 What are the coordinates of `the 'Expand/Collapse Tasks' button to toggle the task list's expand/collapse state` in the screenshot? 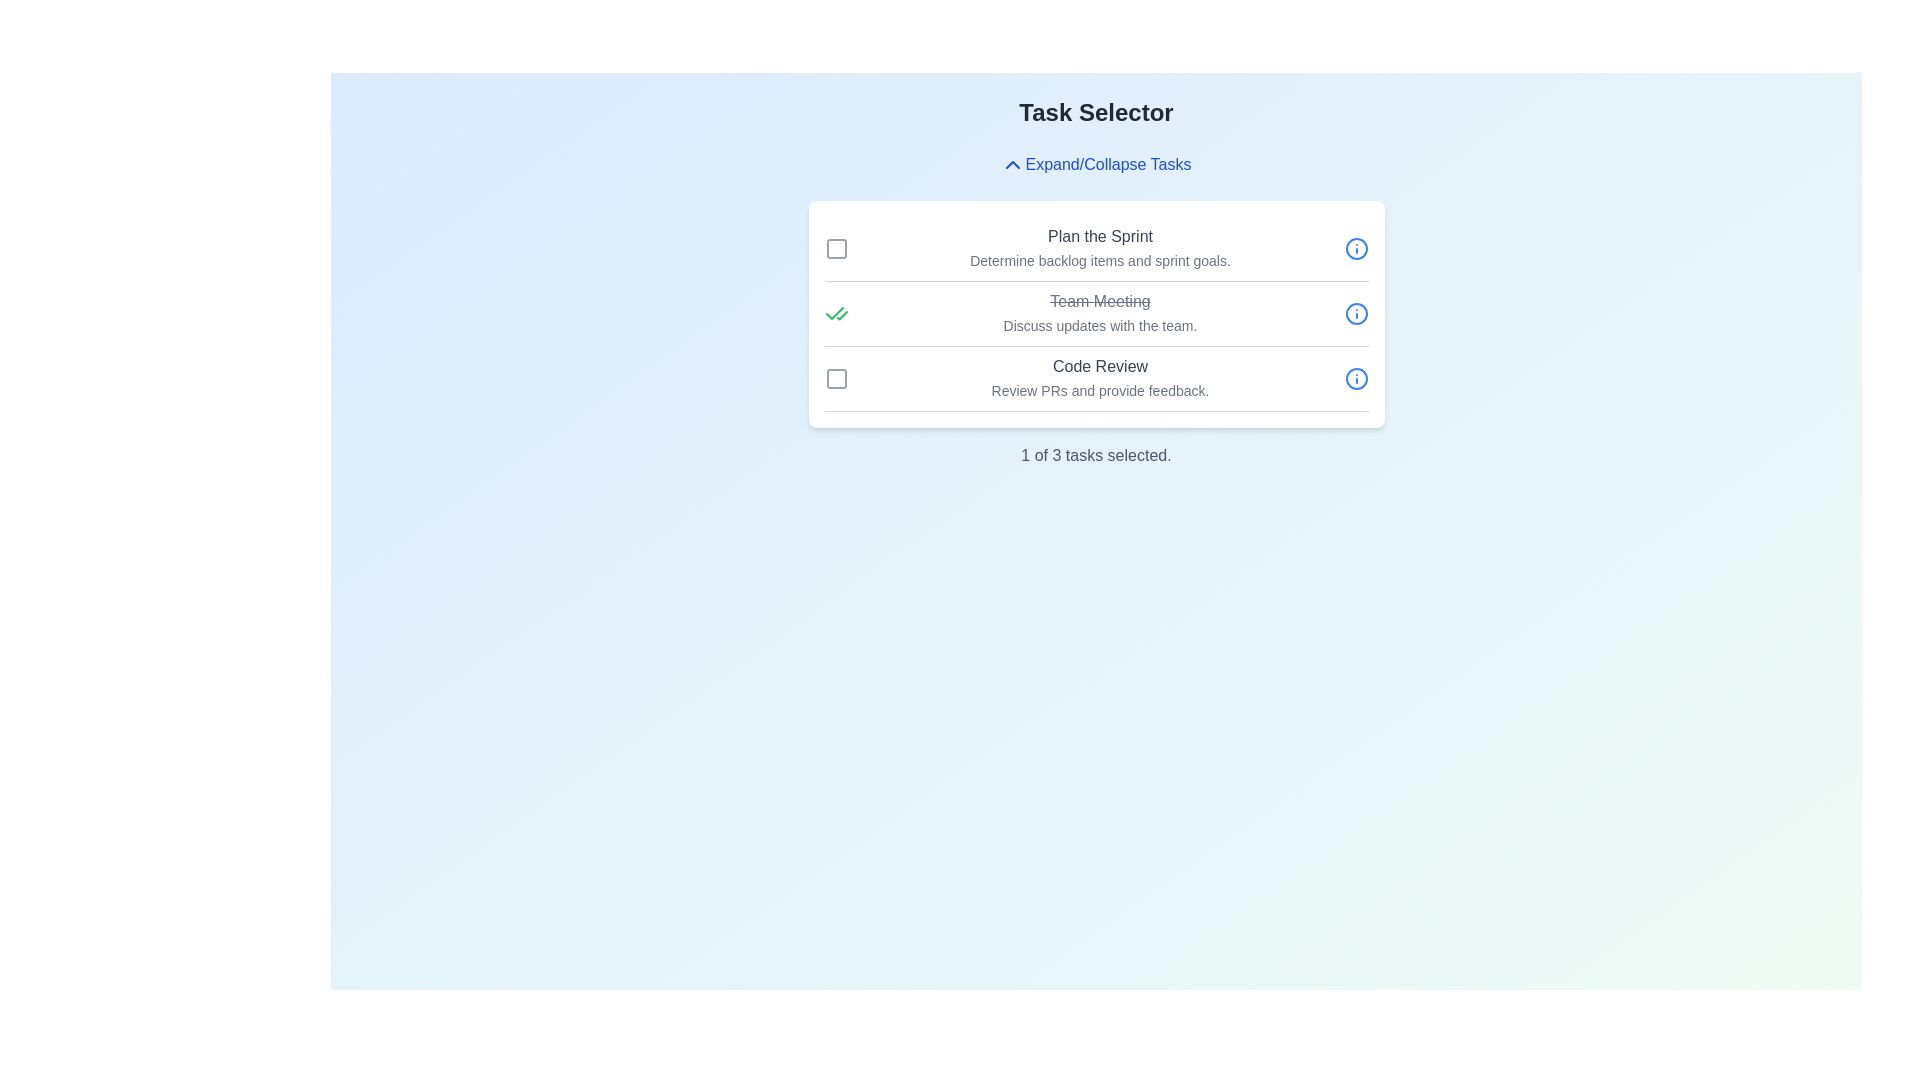 It's located at (1095, 164).